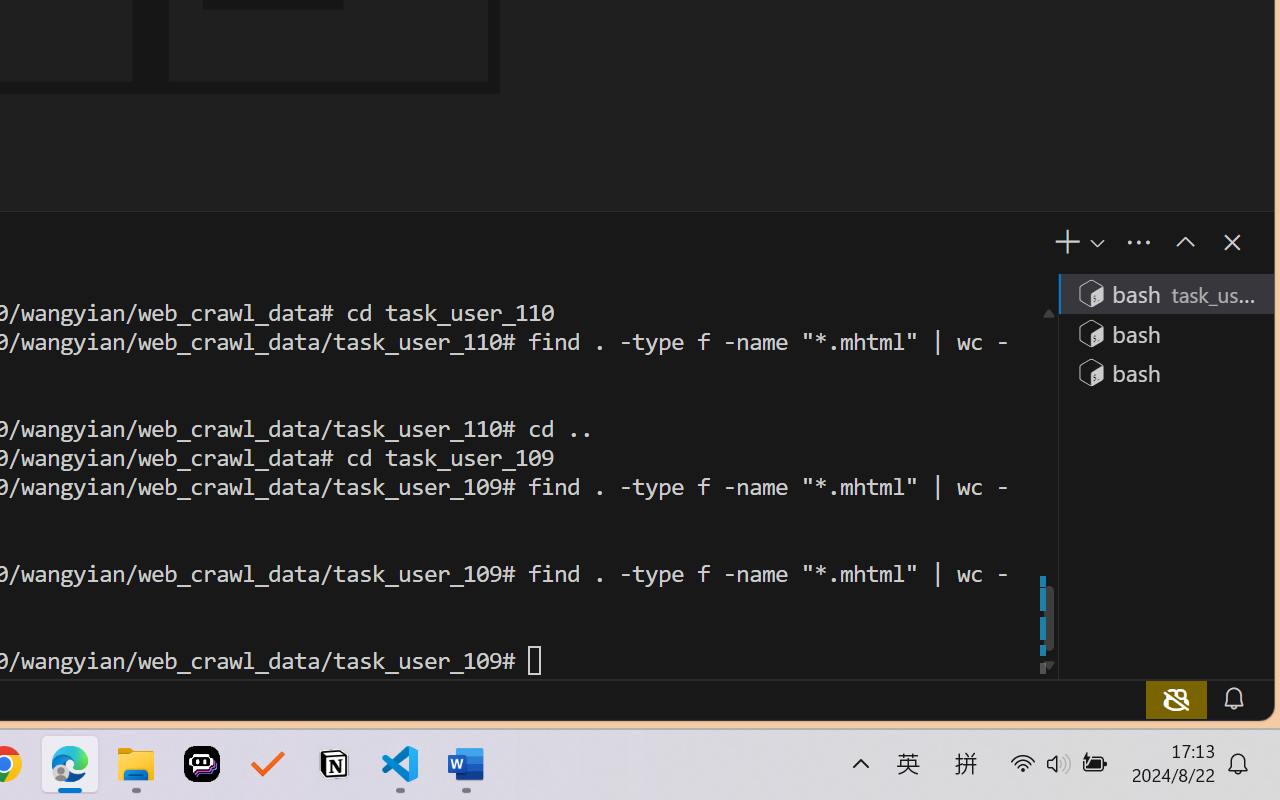 This screenshot has width=1280, height=800. I want to click on 'Launch Profile...', so click(1095, 242).